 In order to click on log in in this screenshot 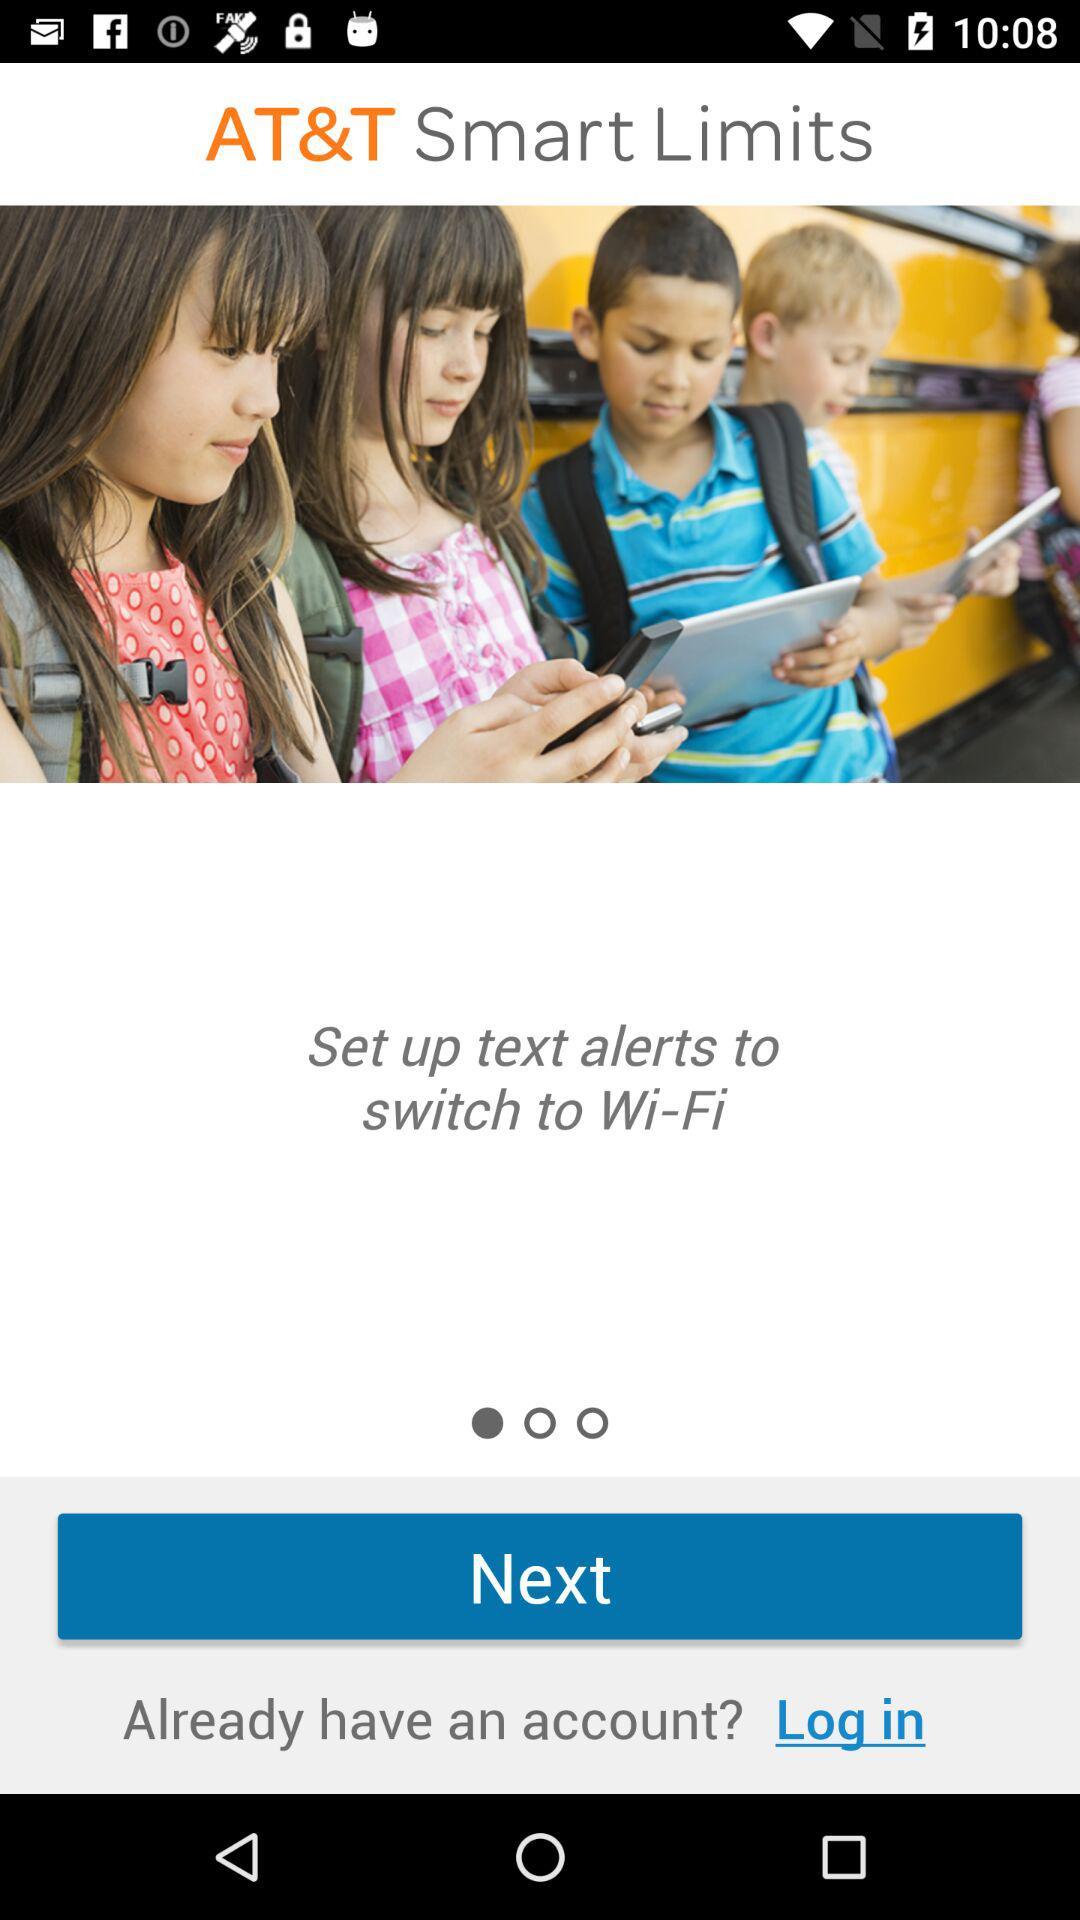, I will do `click(850, 1716)`.